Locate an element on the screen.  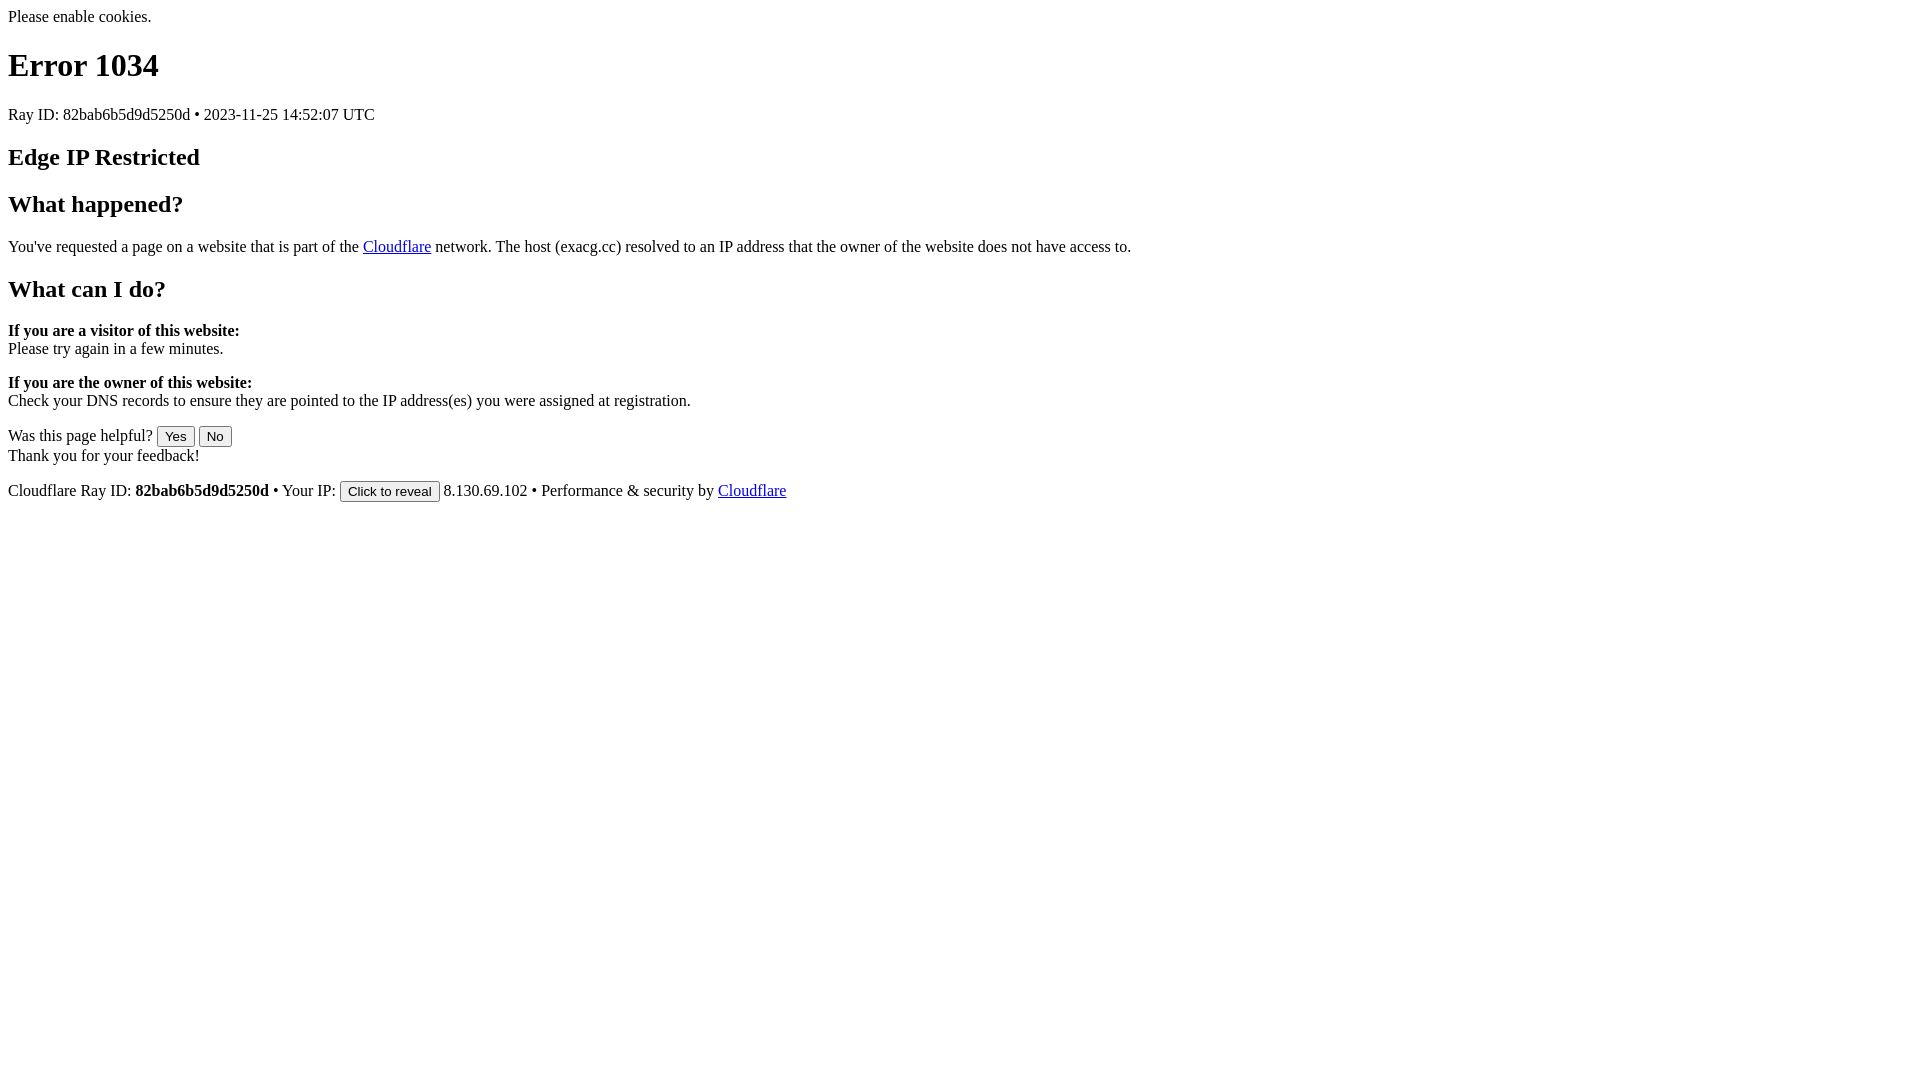
'No' is located at coordinates (215, 435).